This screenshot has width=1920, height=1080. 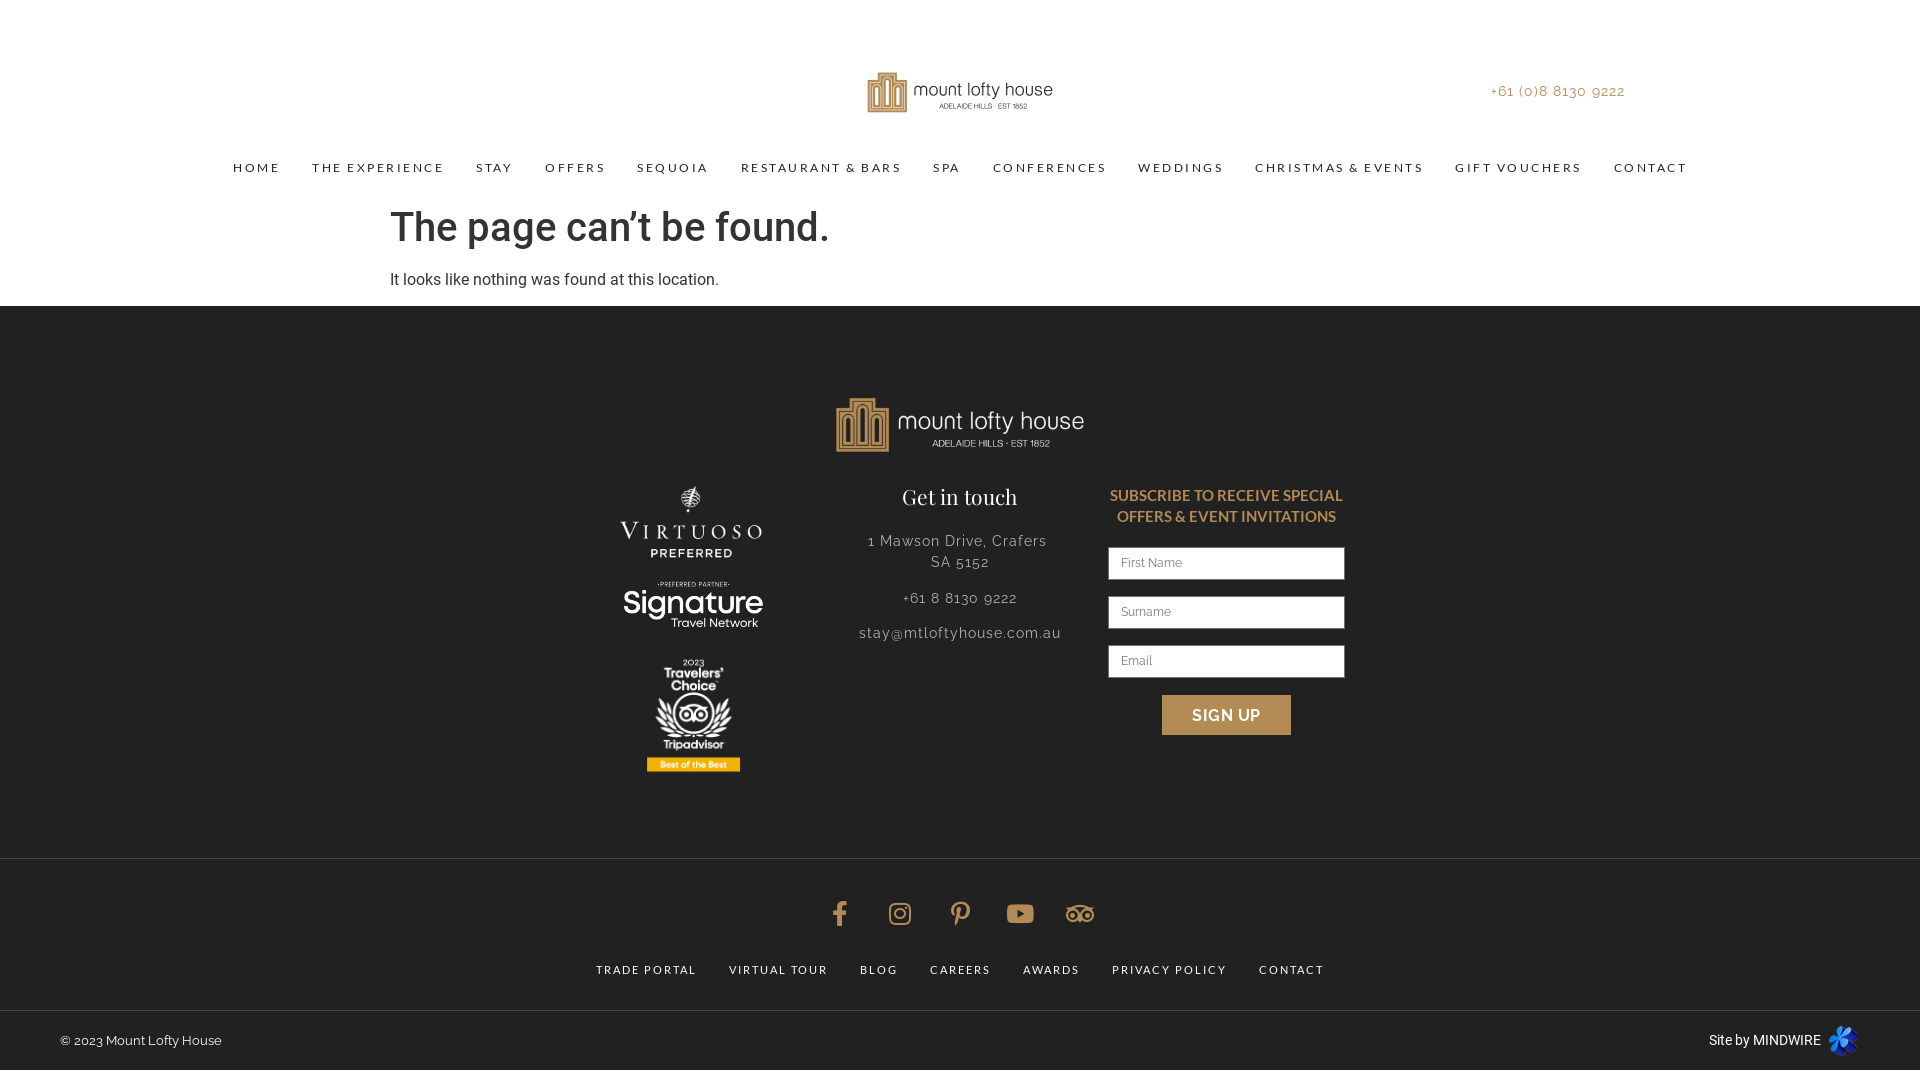 What do you see at coordinates (1651, 166) in the screenshot?
I see `'CONTACT'` at bounding box center [1651, 166].